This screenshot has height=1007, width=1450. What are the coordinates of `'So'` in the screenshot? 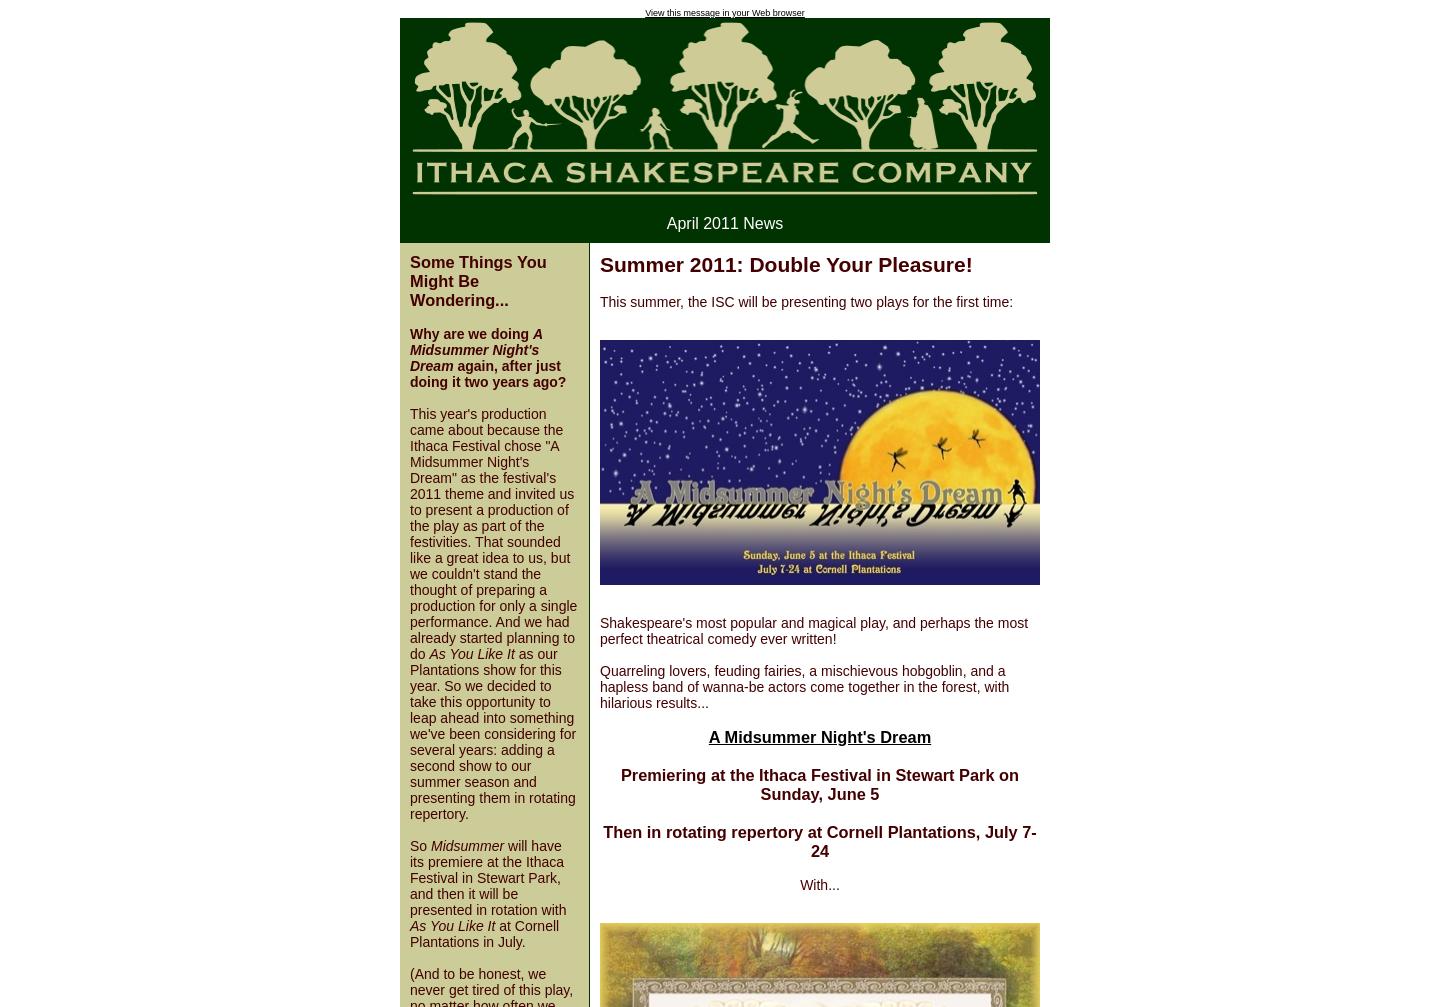 It's located at (409, 844).